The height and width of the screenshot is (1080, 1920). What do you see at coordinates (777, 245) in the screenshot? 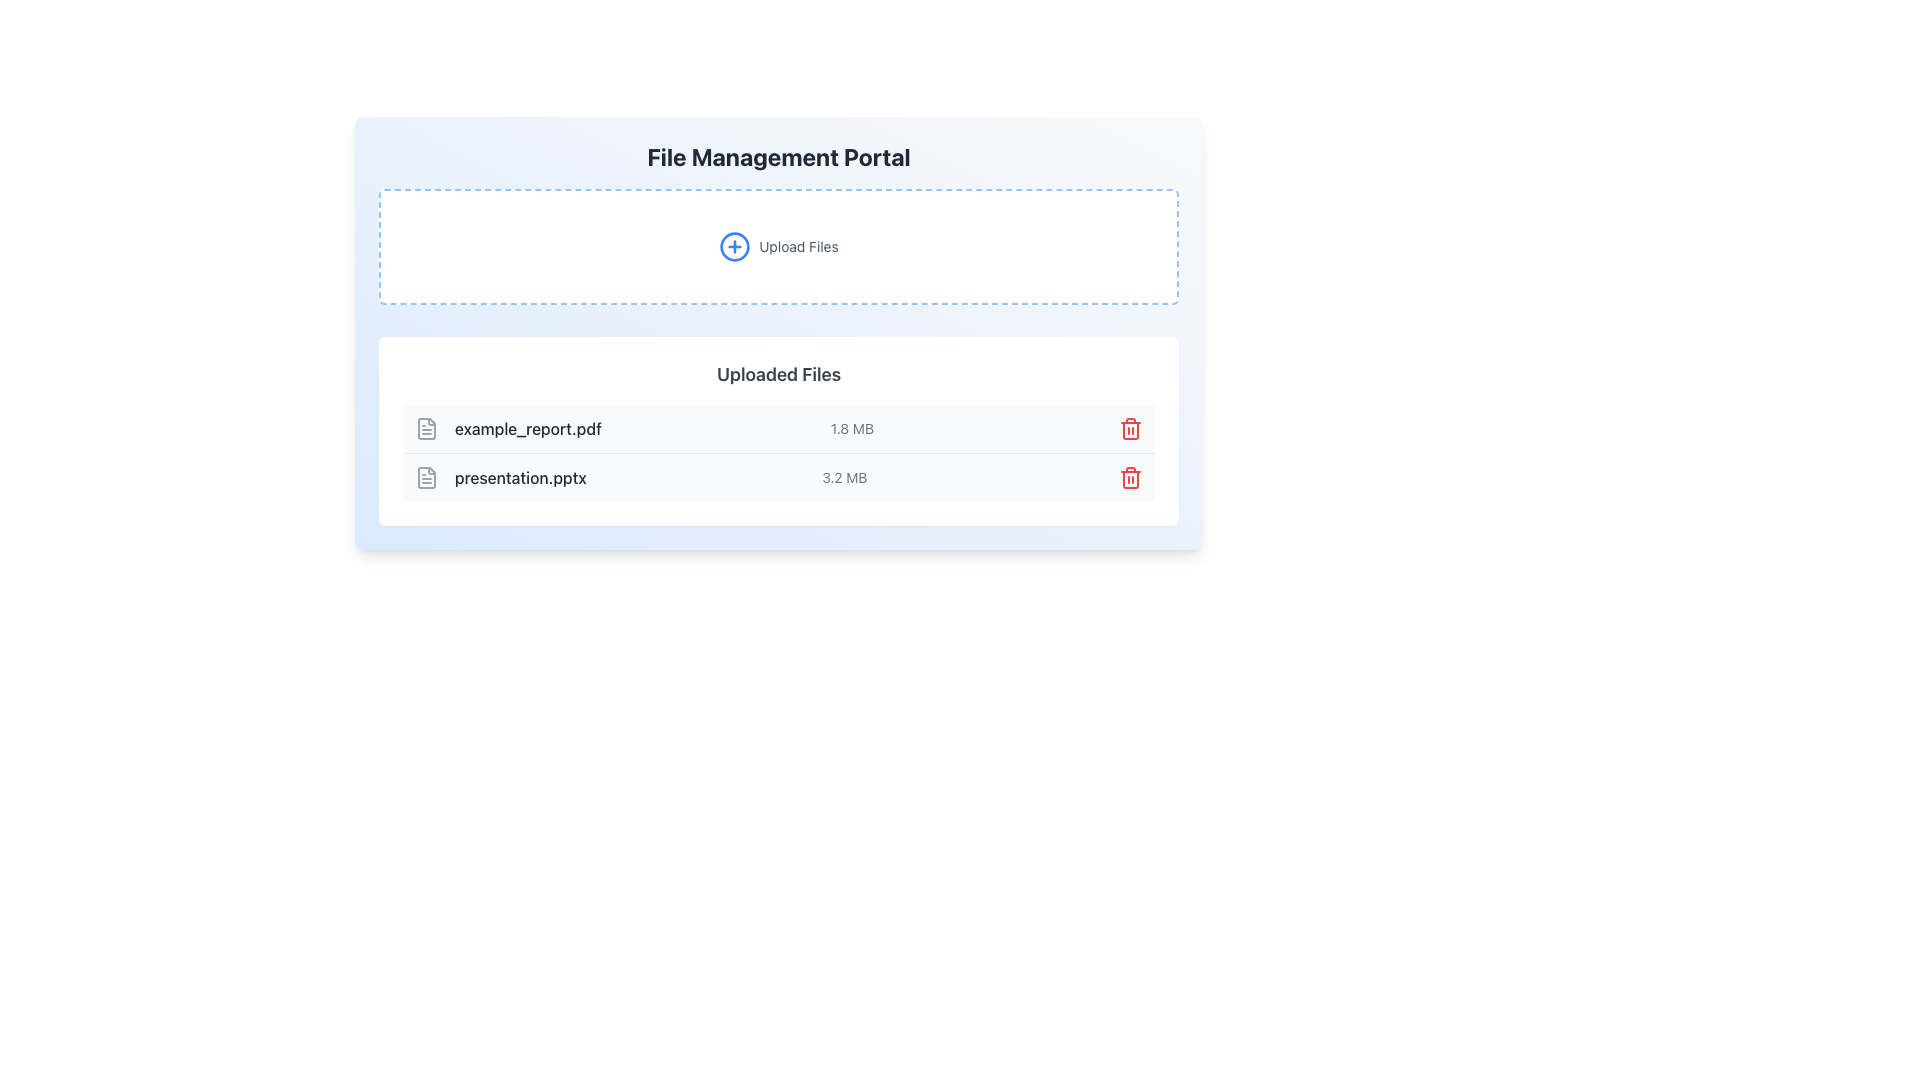
I see `and drop a file onto the upload area component, which is a rectangular white element with dashed blue borders and a centered blue circle '+' icon labeled 'Upload Files'` at bounding box center [777, 245].